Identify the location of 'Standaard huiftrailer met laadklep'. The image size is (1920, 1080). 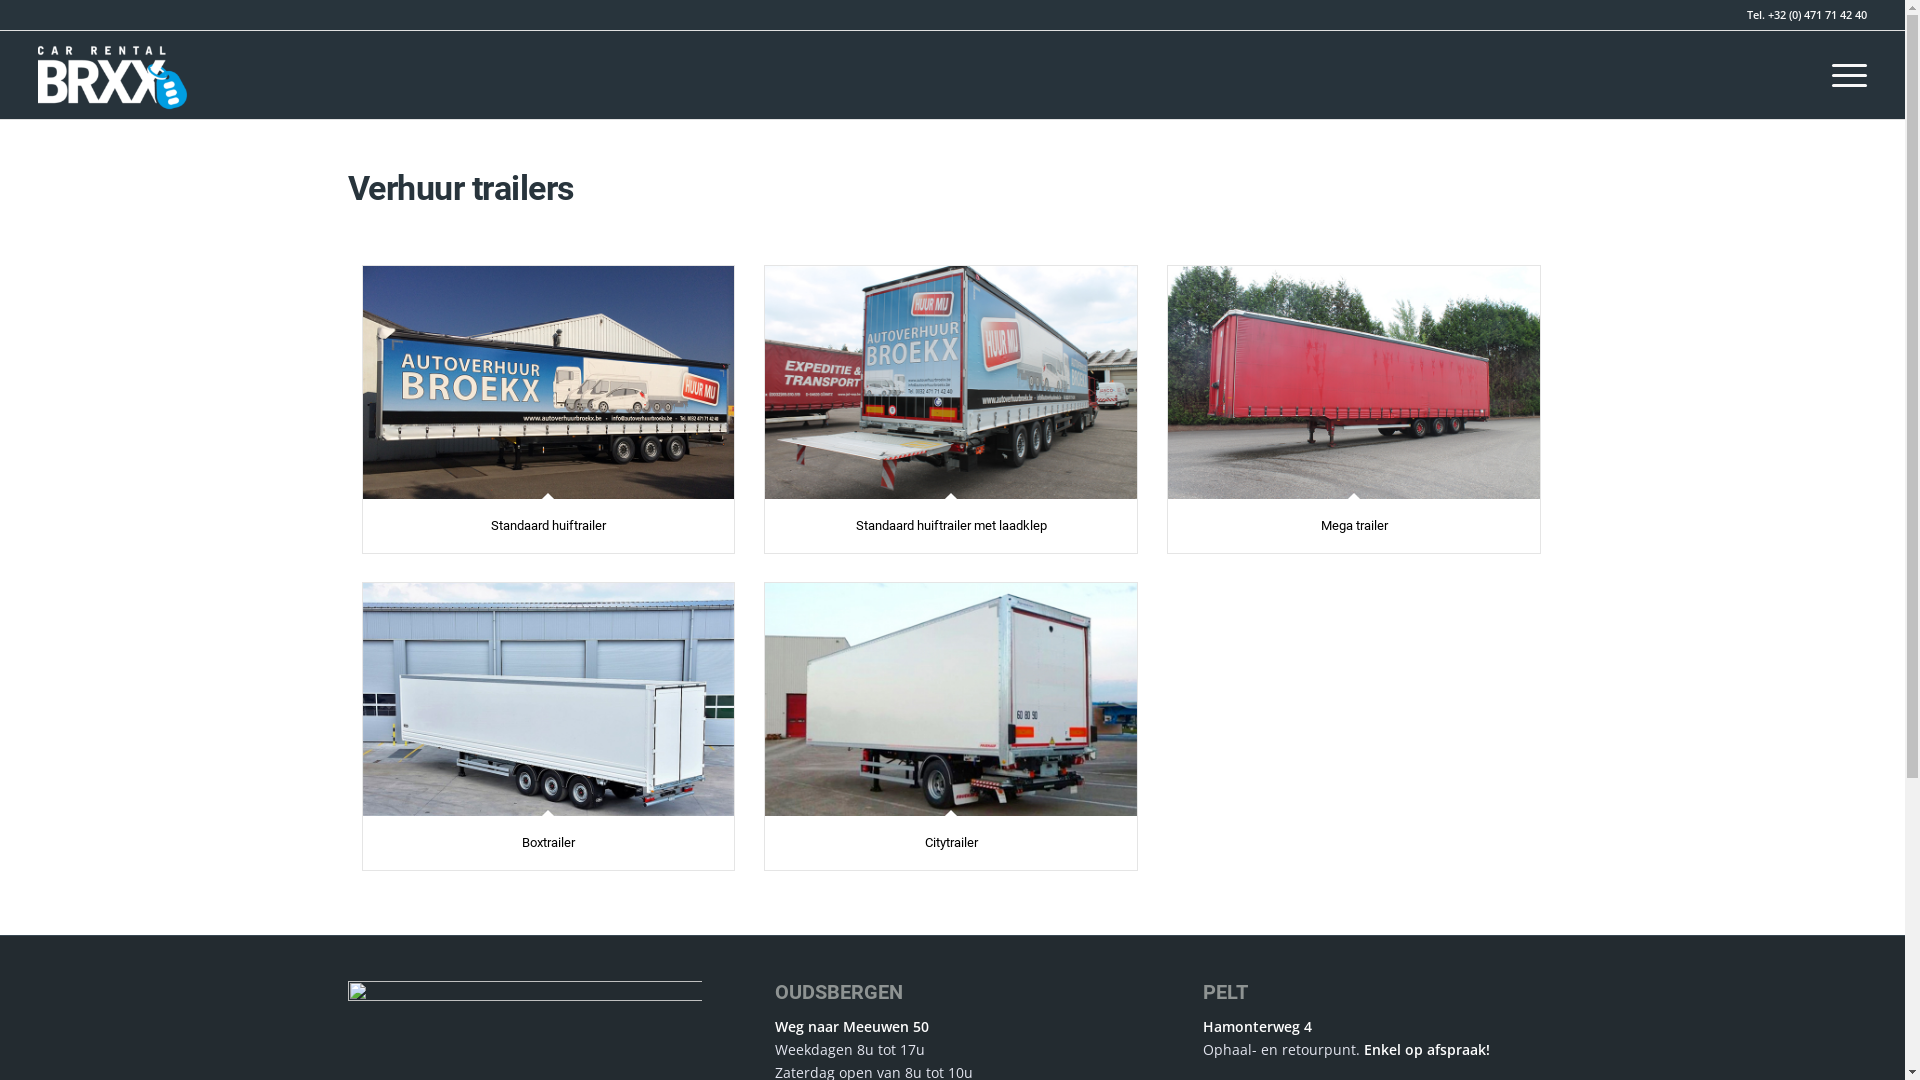
(855, 524).